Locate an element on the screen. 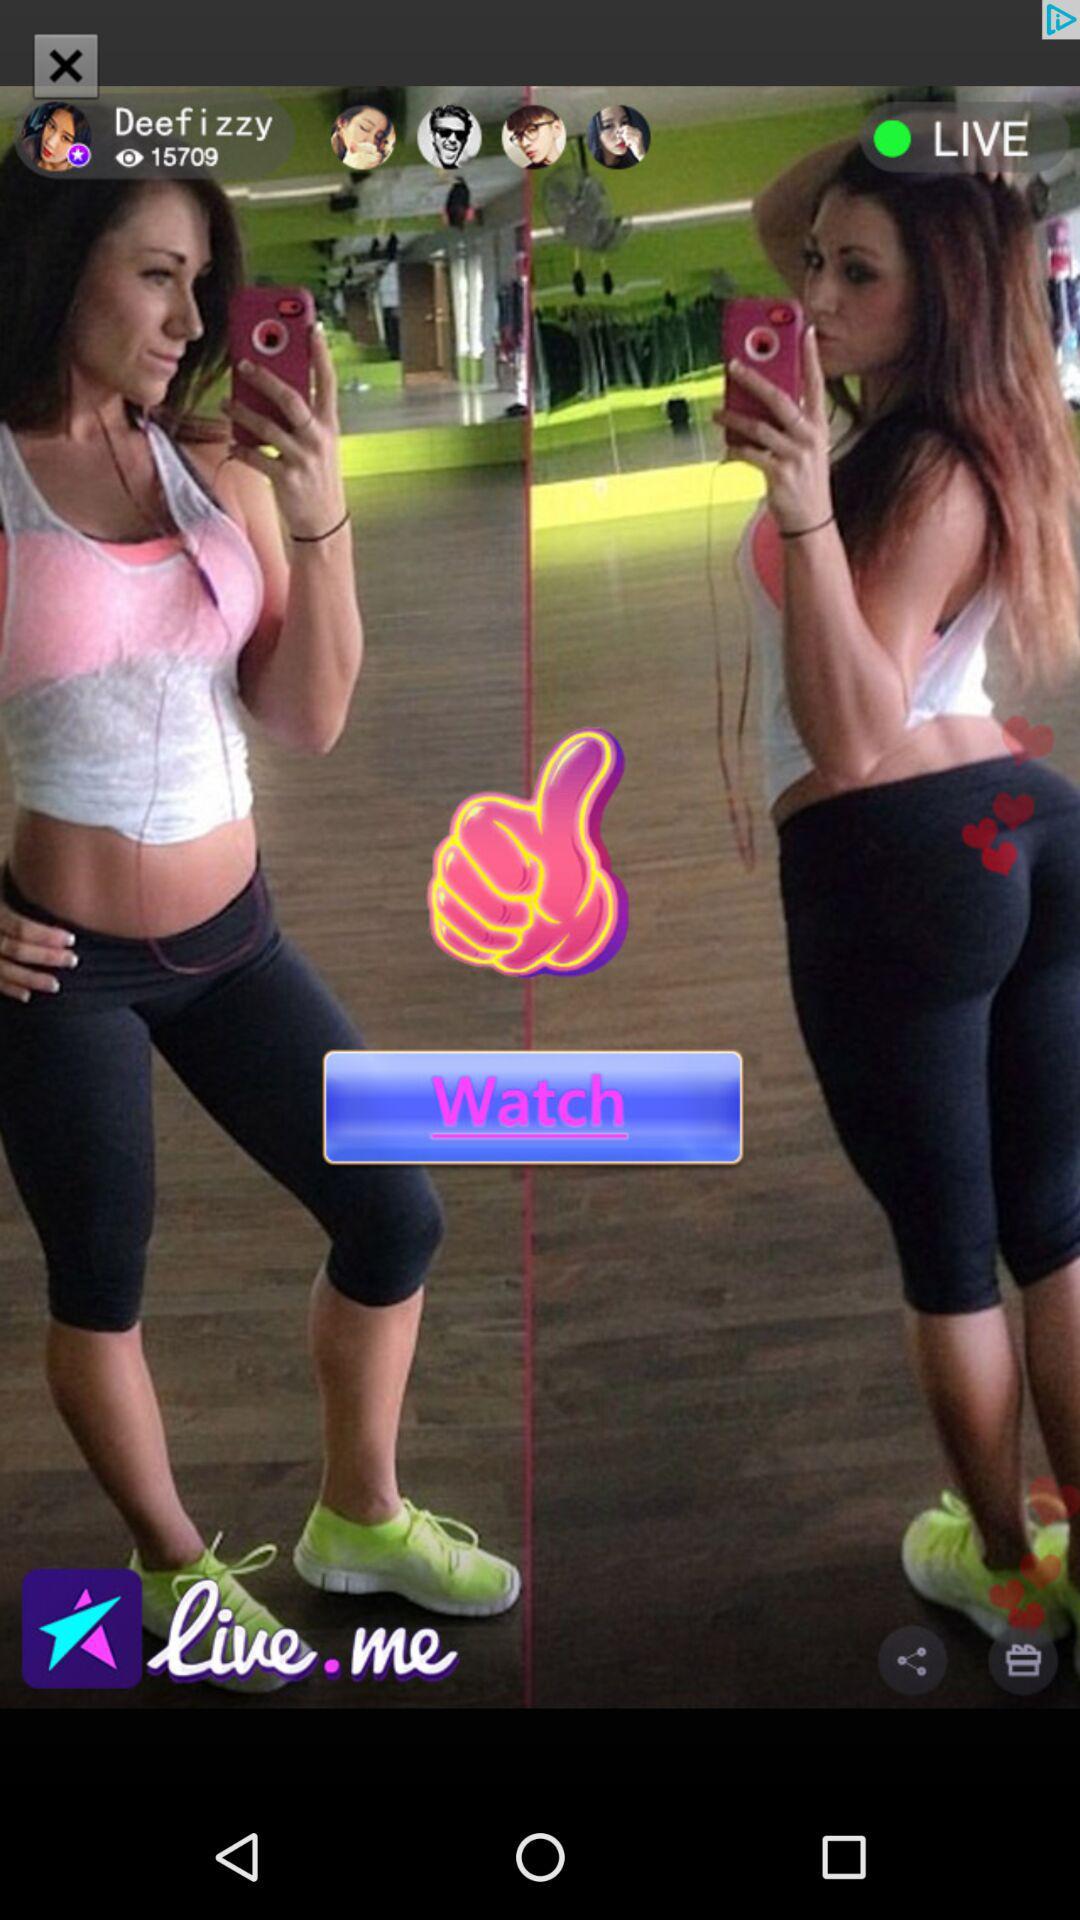  the close icon is located at coordinates (91, 97).